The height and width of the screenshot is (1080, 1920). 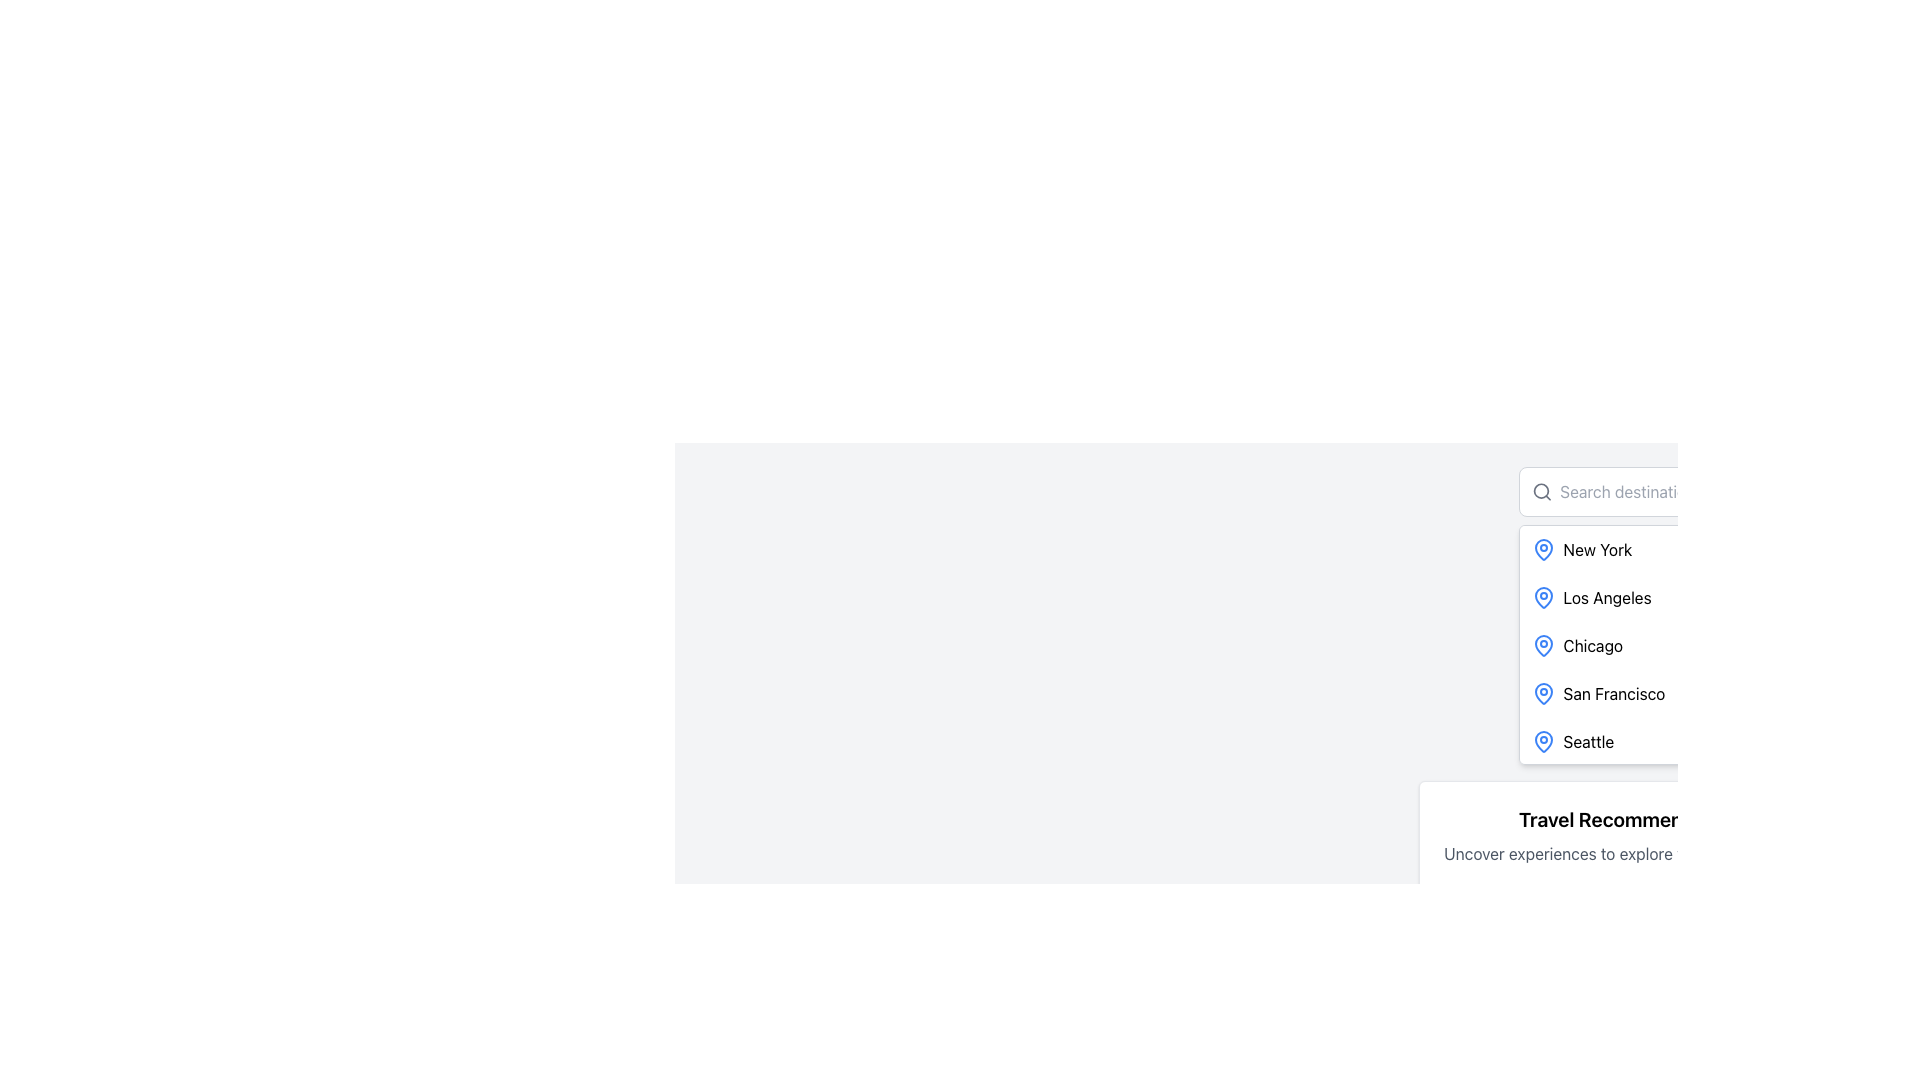 What do you see at coordinates (1540, 492) in the screenshot?
I see `the search icon that visually indicates the search functionality, located at the left edge of the 'Search destination...' input field` at bounding box center [1540, 492].